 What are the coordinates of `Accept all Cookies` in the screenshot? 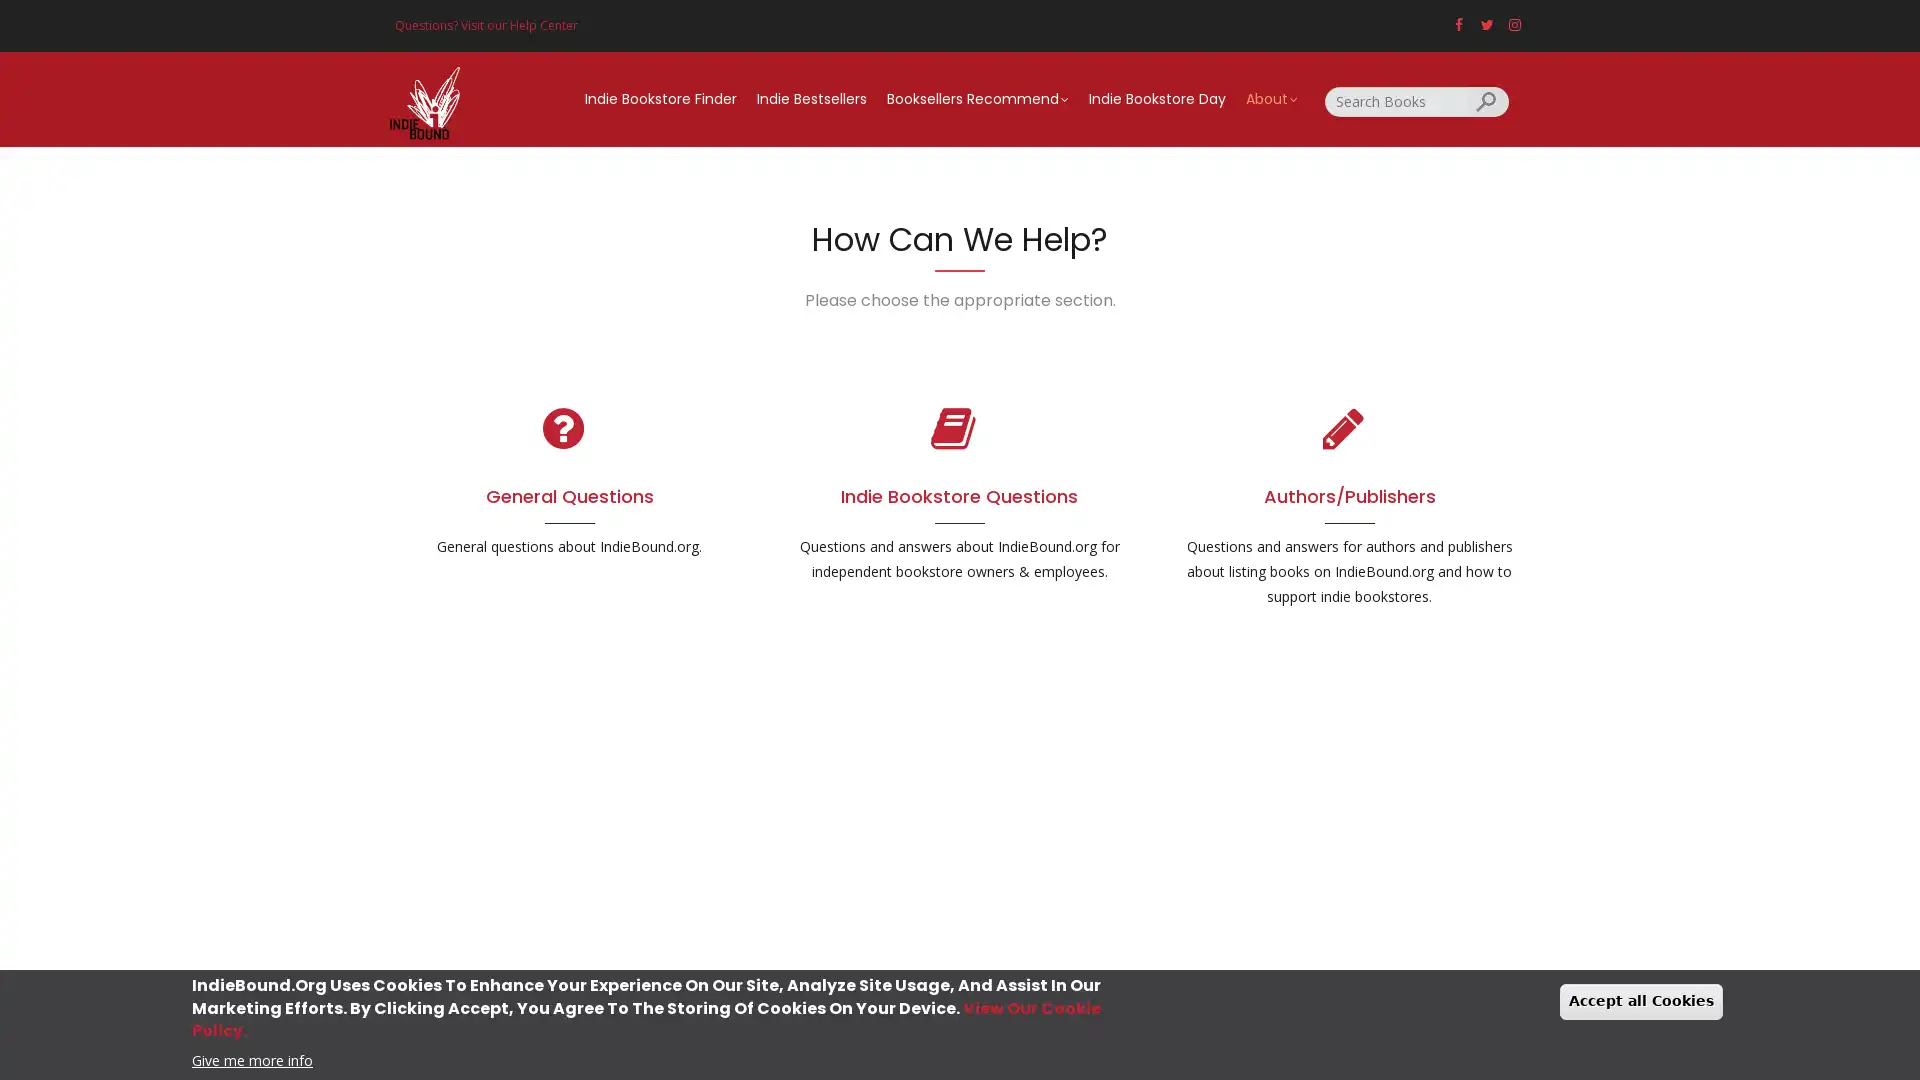 It's located at (1641, 1001).